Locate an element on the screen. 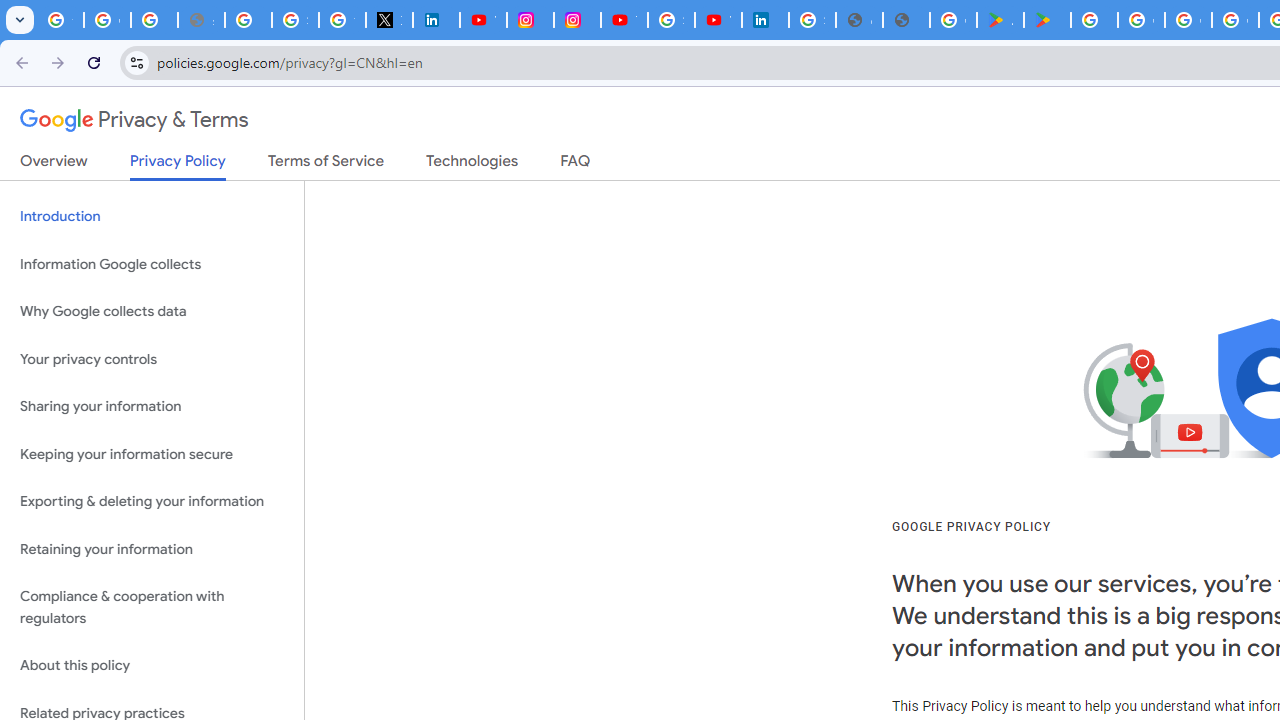  'Privacy & Terms' is located at coordinates (134, 120).